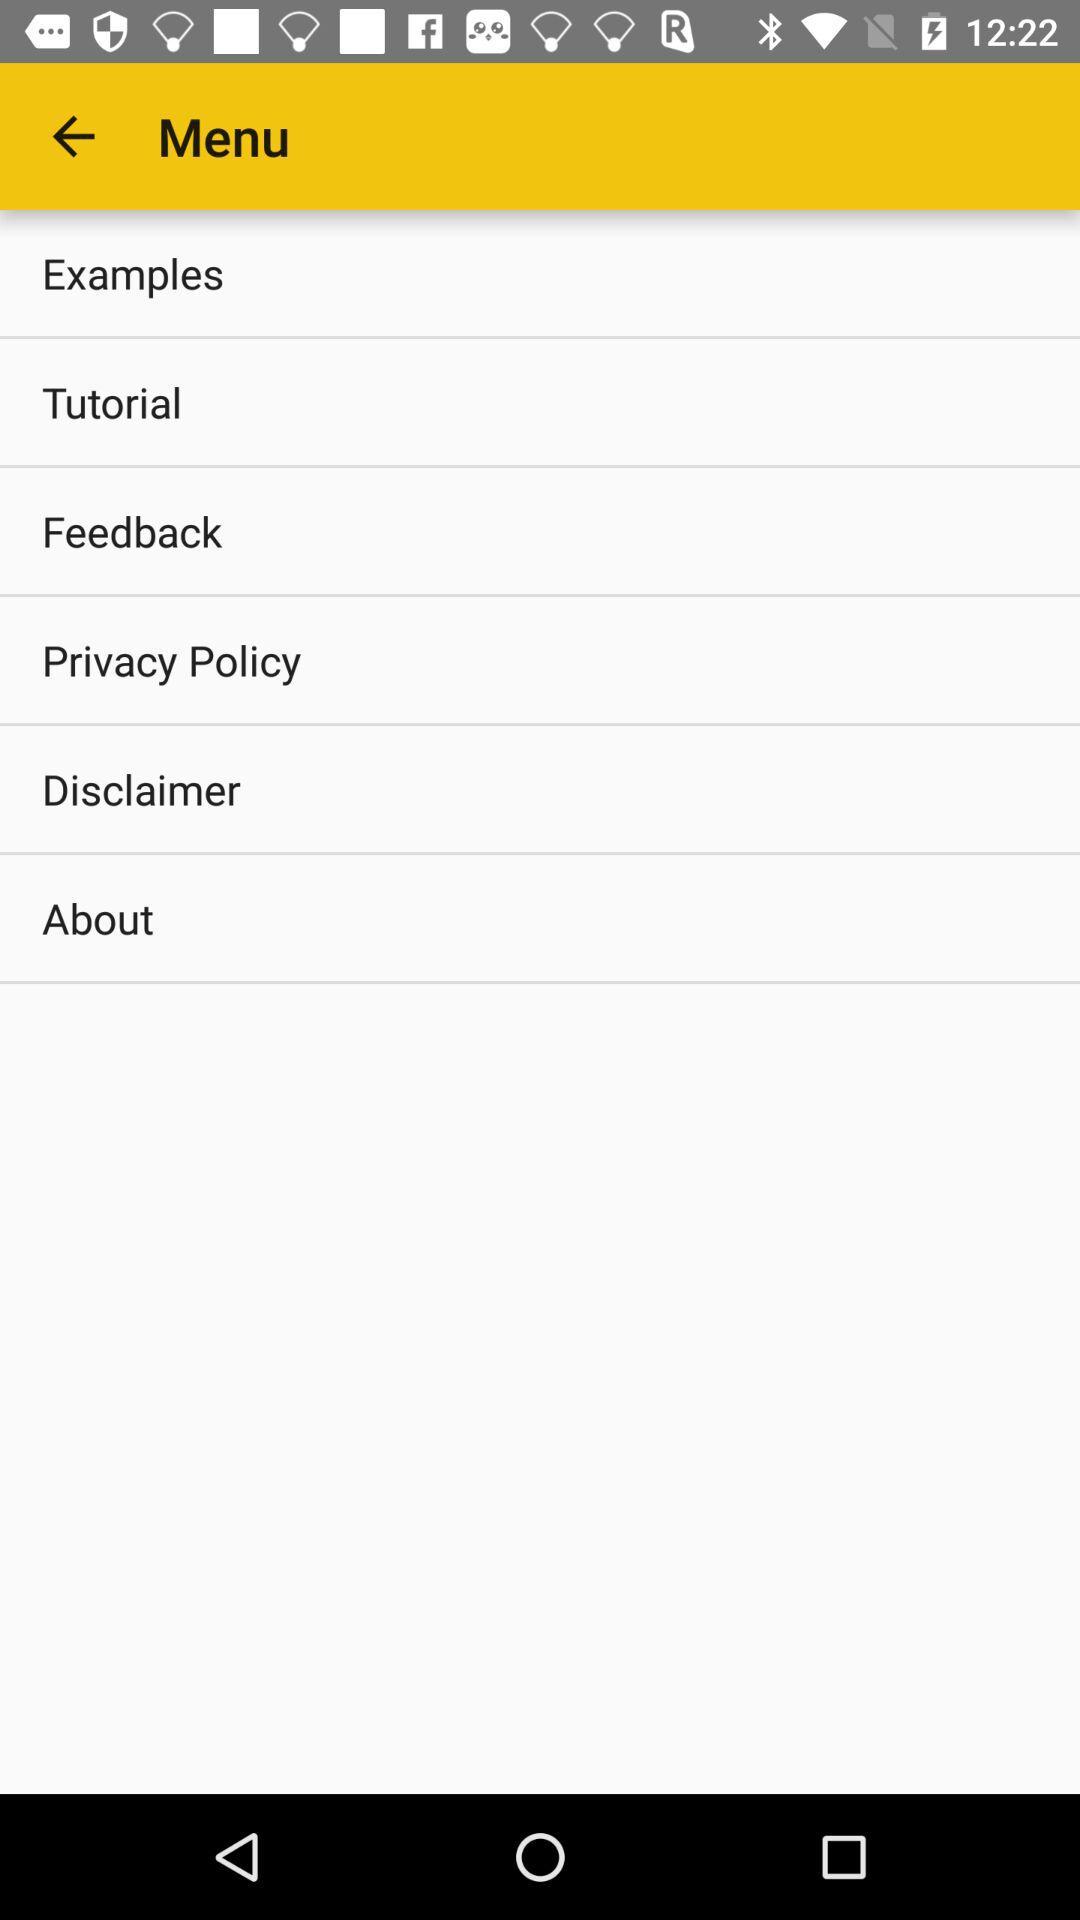  I want to click on item above the feedback, so click(540, 401).